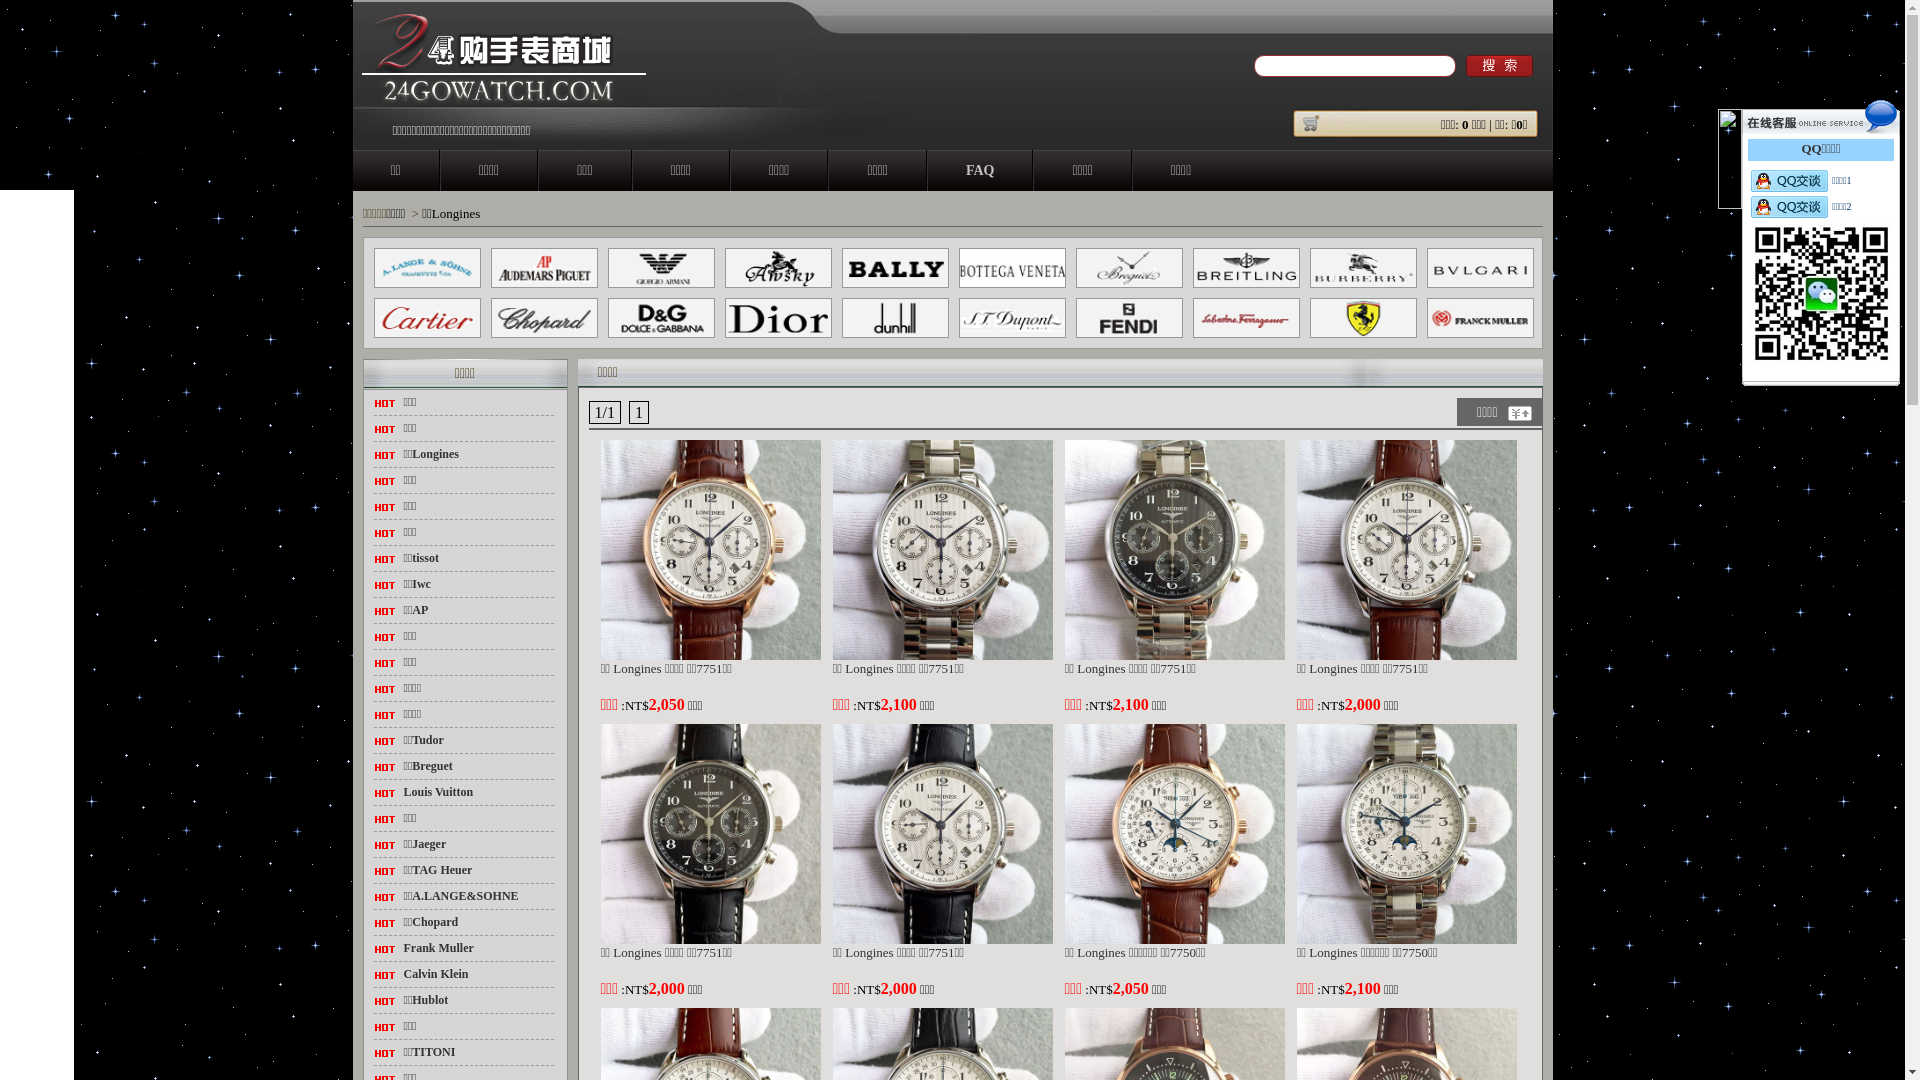 The image size is (1920, 1080). What do you see at coordinates (980, 169) in the screenshot?
I see `'FAQ'` at bounding box center [980, 169].